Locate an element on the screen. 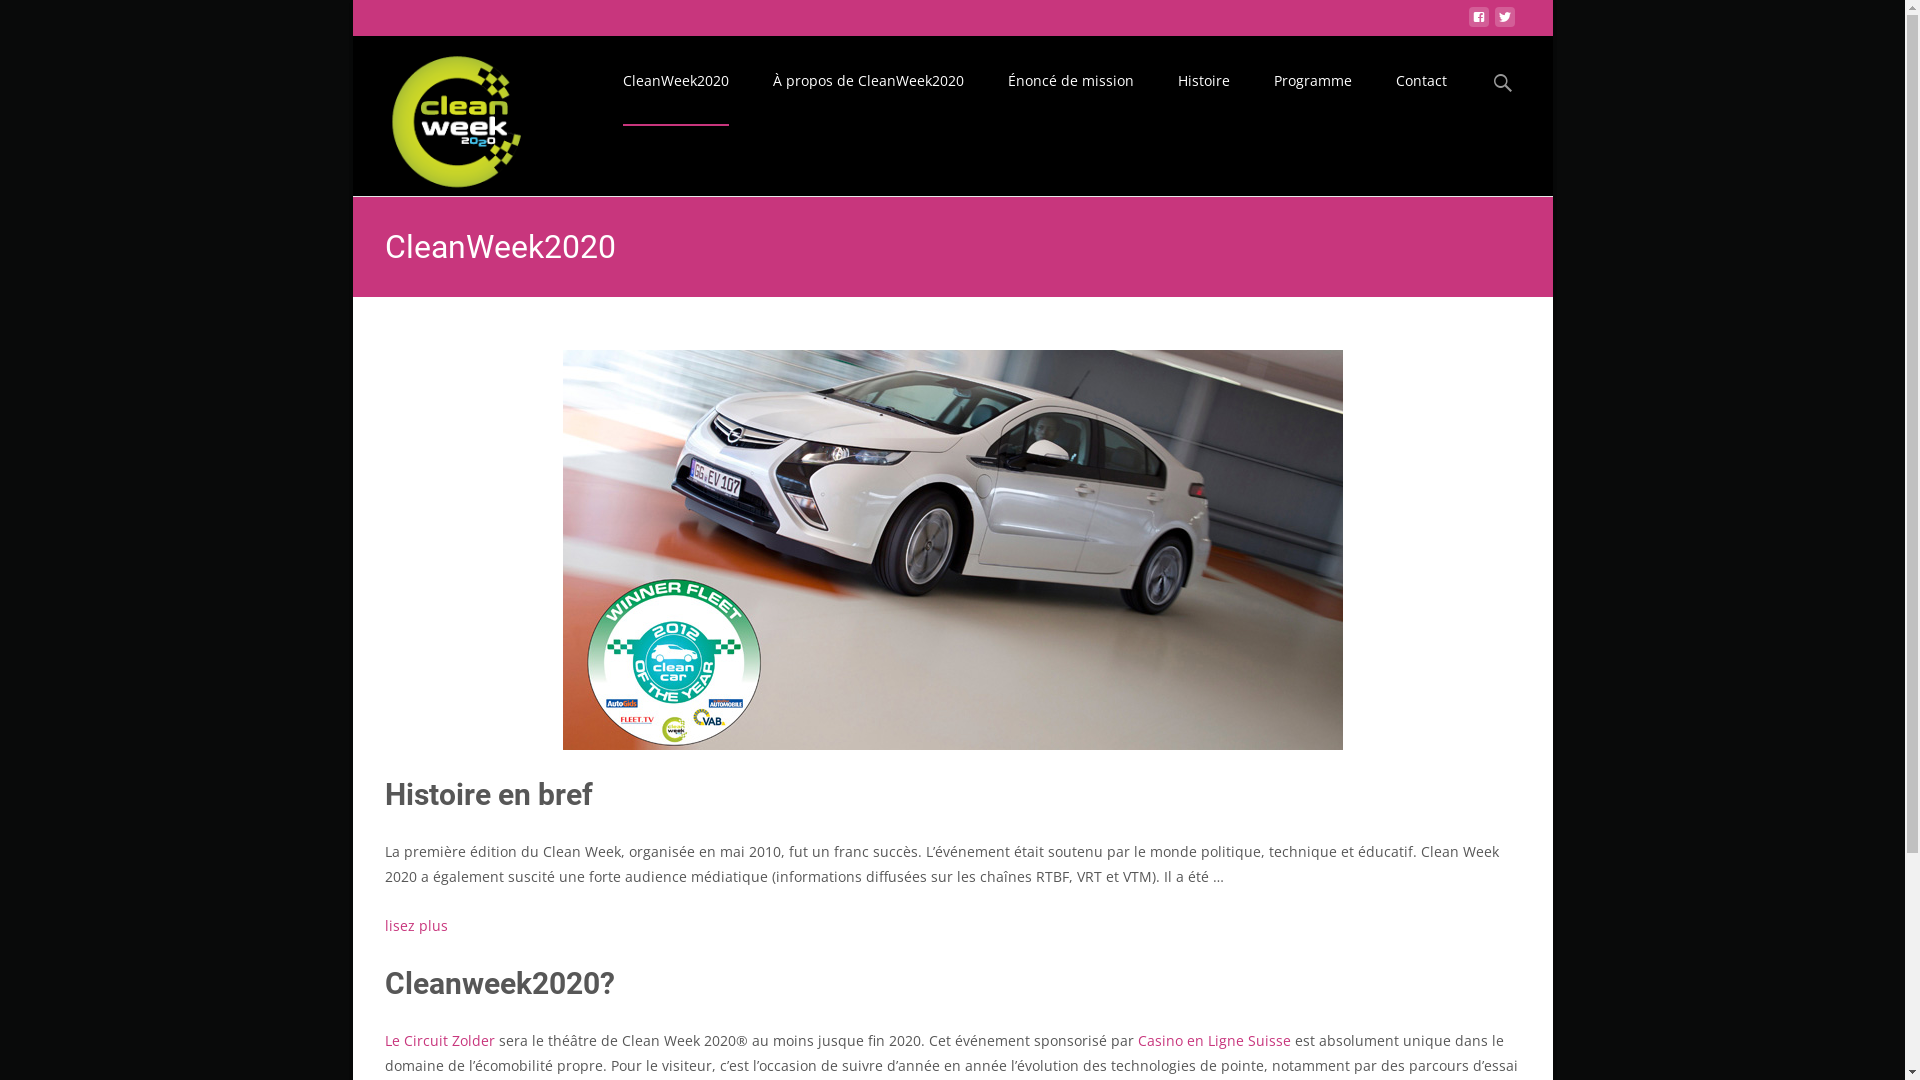  'Histoire' is located at coordinates (1203, 80).